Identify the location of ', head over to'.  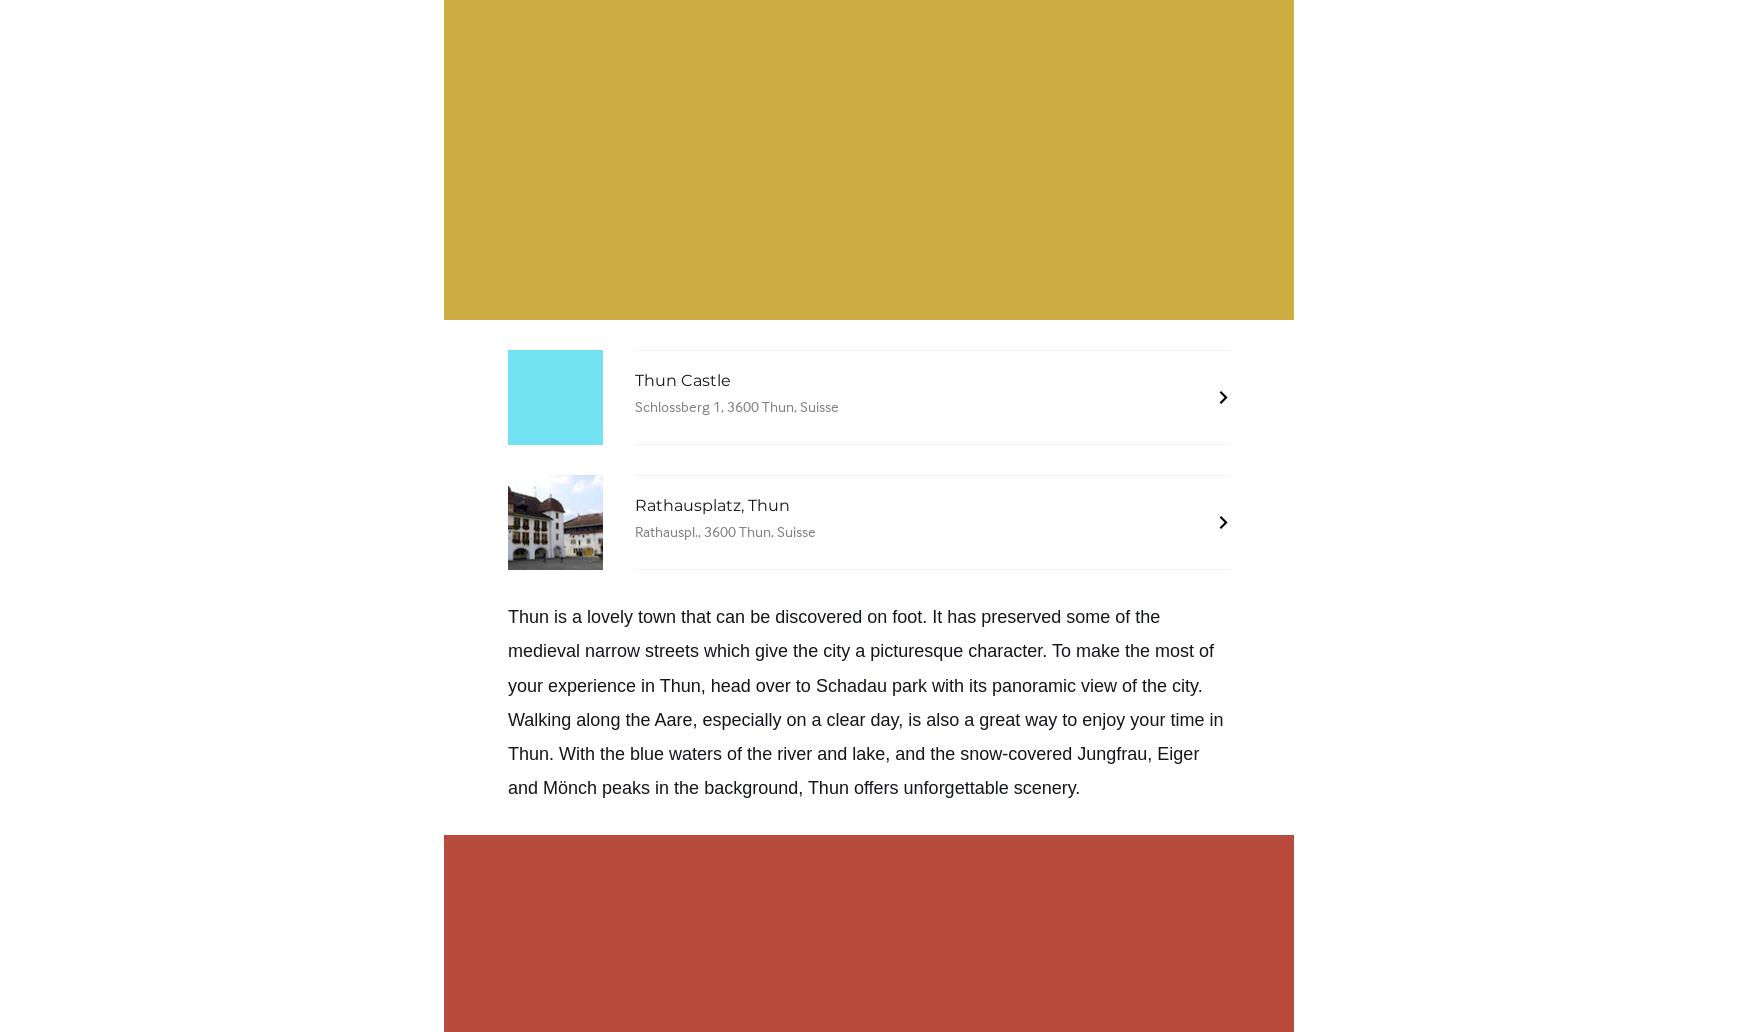
(700, 684).